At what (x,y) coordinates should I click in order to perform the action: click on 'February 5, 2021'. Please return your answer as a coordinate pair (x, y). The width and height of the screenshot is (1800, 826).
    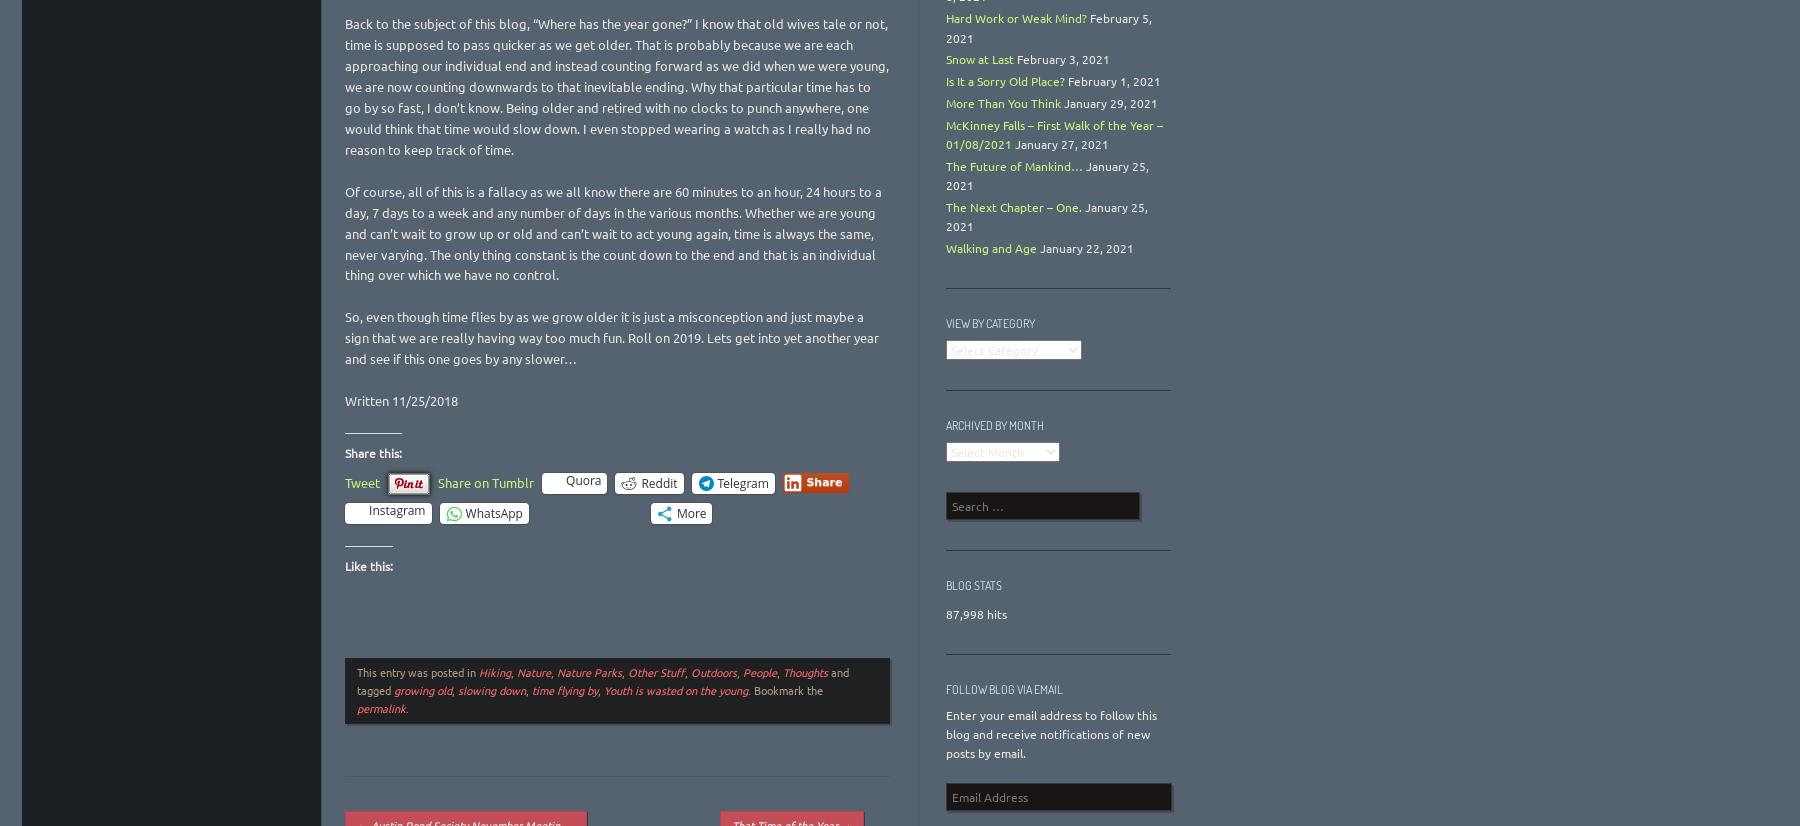
    Looking at the image, I should click on (1049, 27).